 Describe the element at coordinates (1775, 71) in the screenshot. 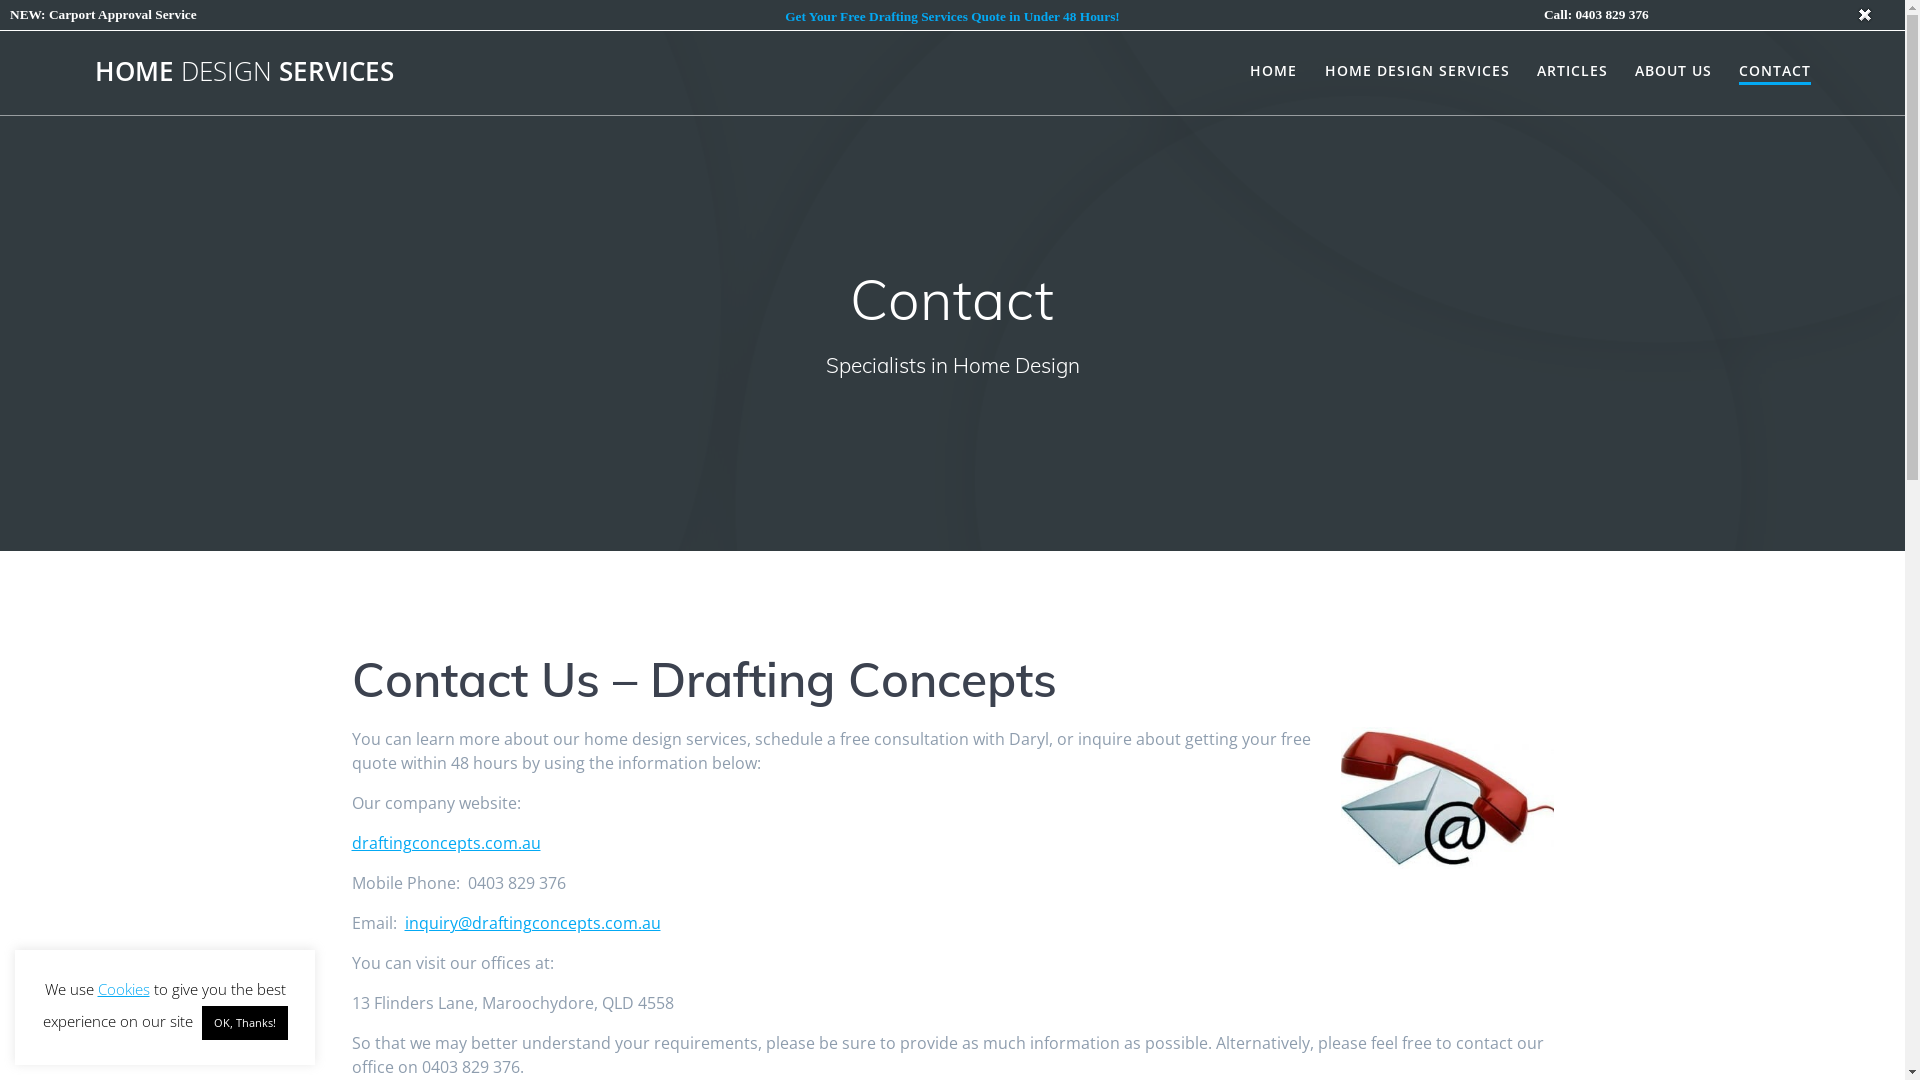

I see `'CONTACT'` at that location.